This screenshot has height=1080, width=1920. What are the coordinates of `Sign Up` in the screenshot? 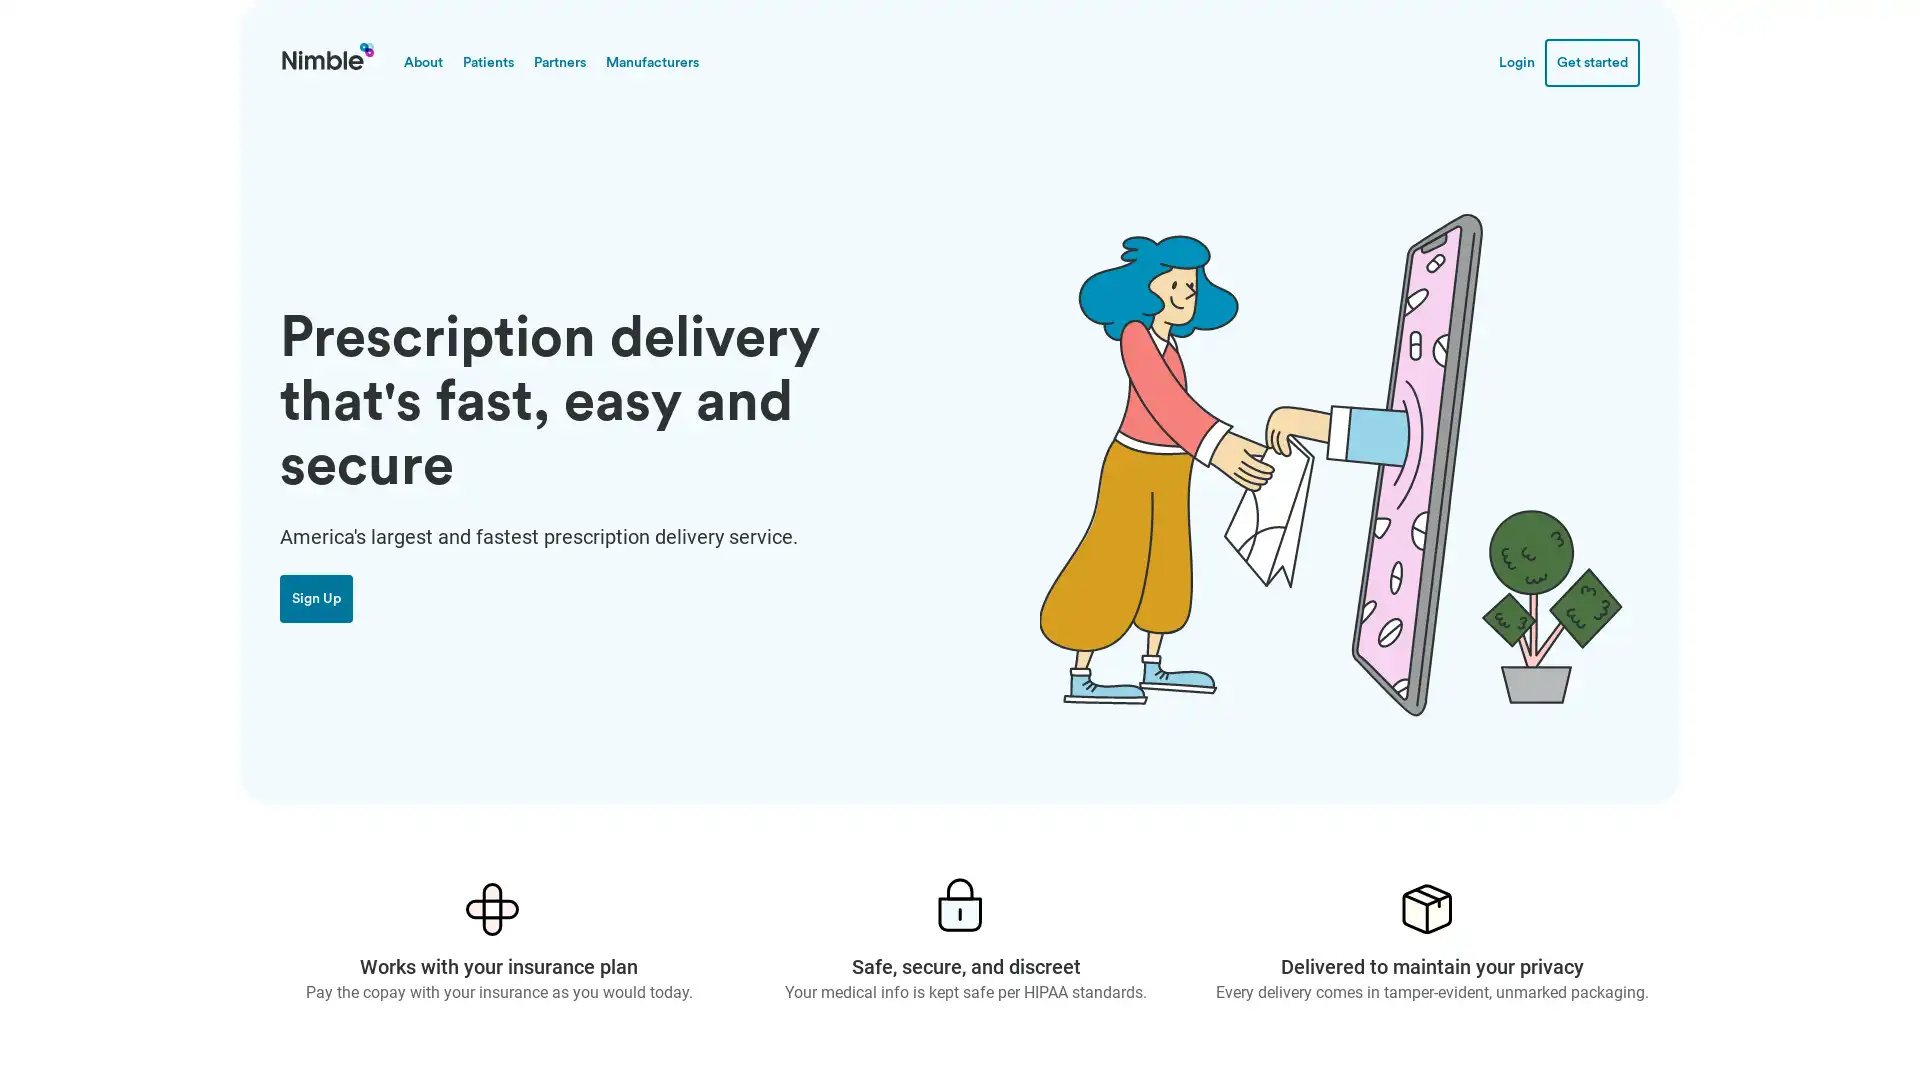 It's located at (315, 597).